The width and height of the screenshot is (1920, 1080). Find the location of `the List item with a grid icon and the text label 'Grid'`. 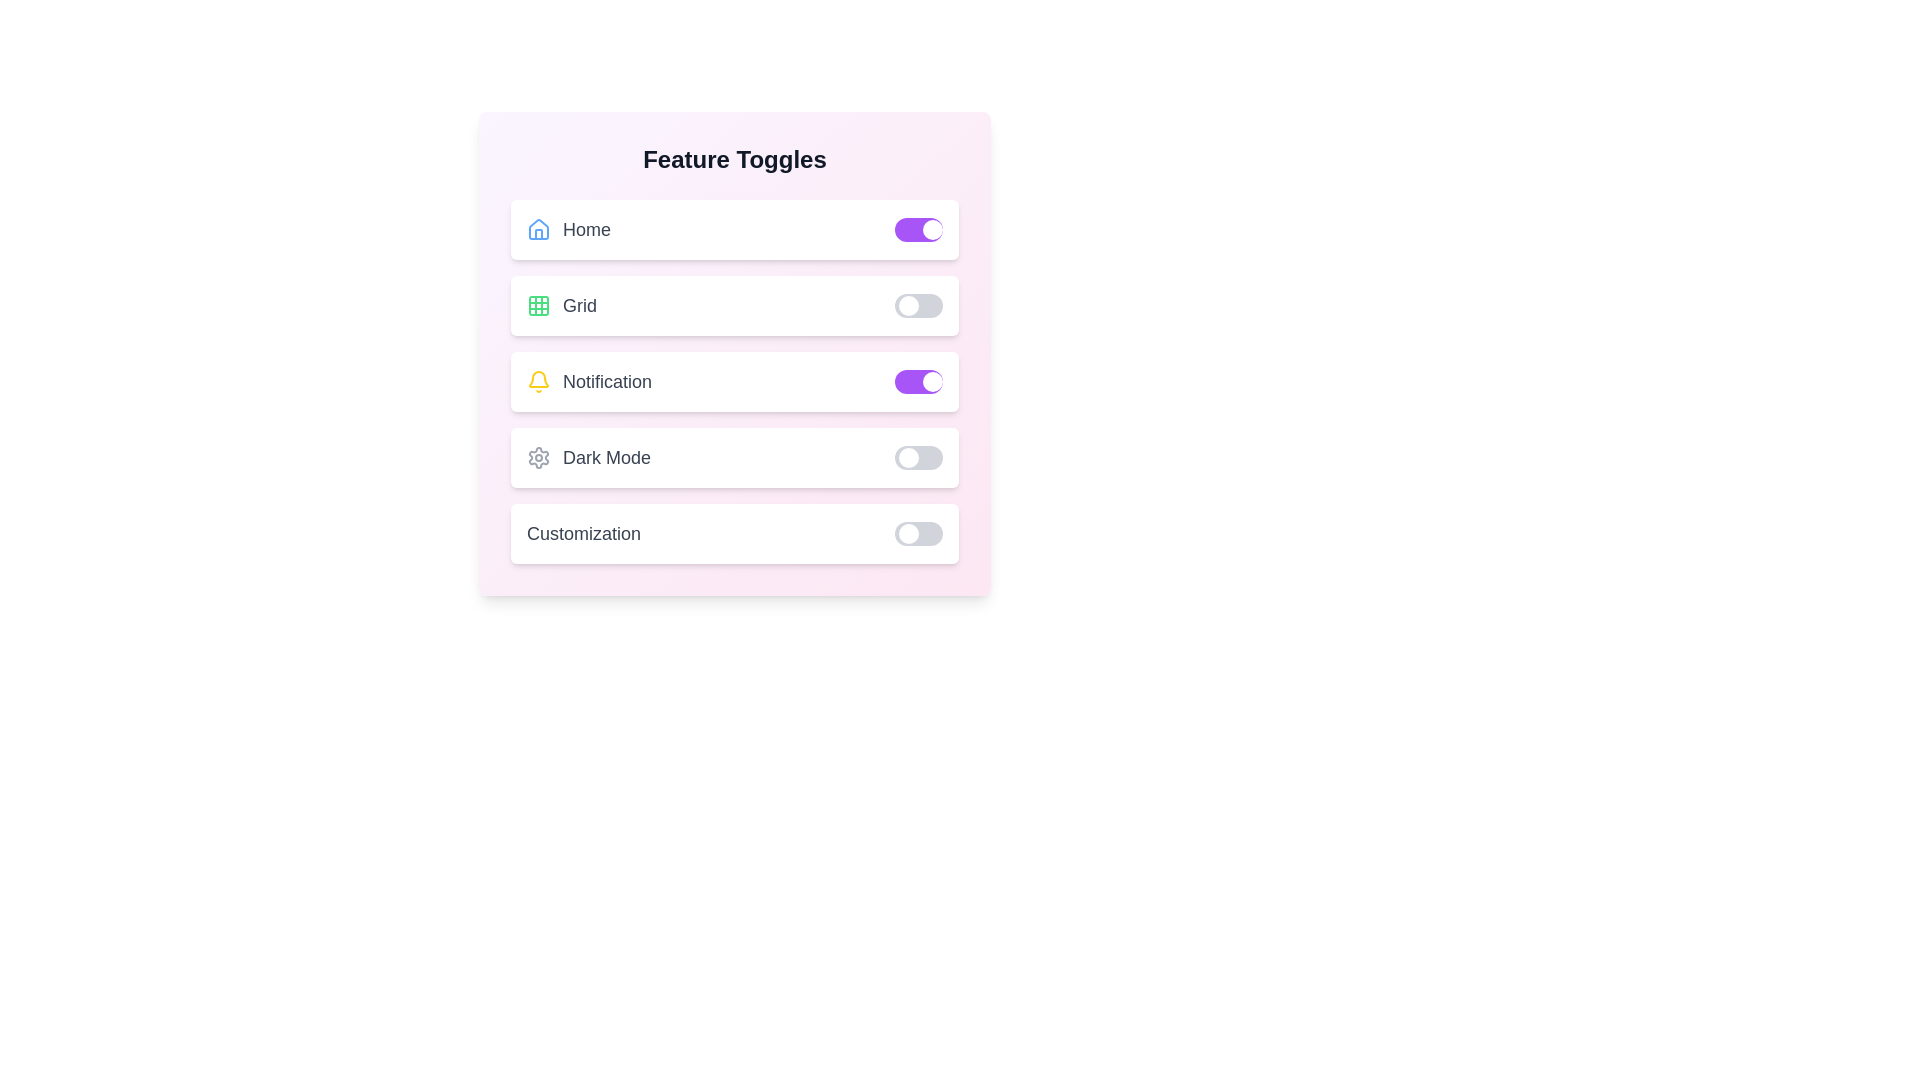

the List item with a grid icon and the text label 'Grid' is located at coordinates (560, 305).